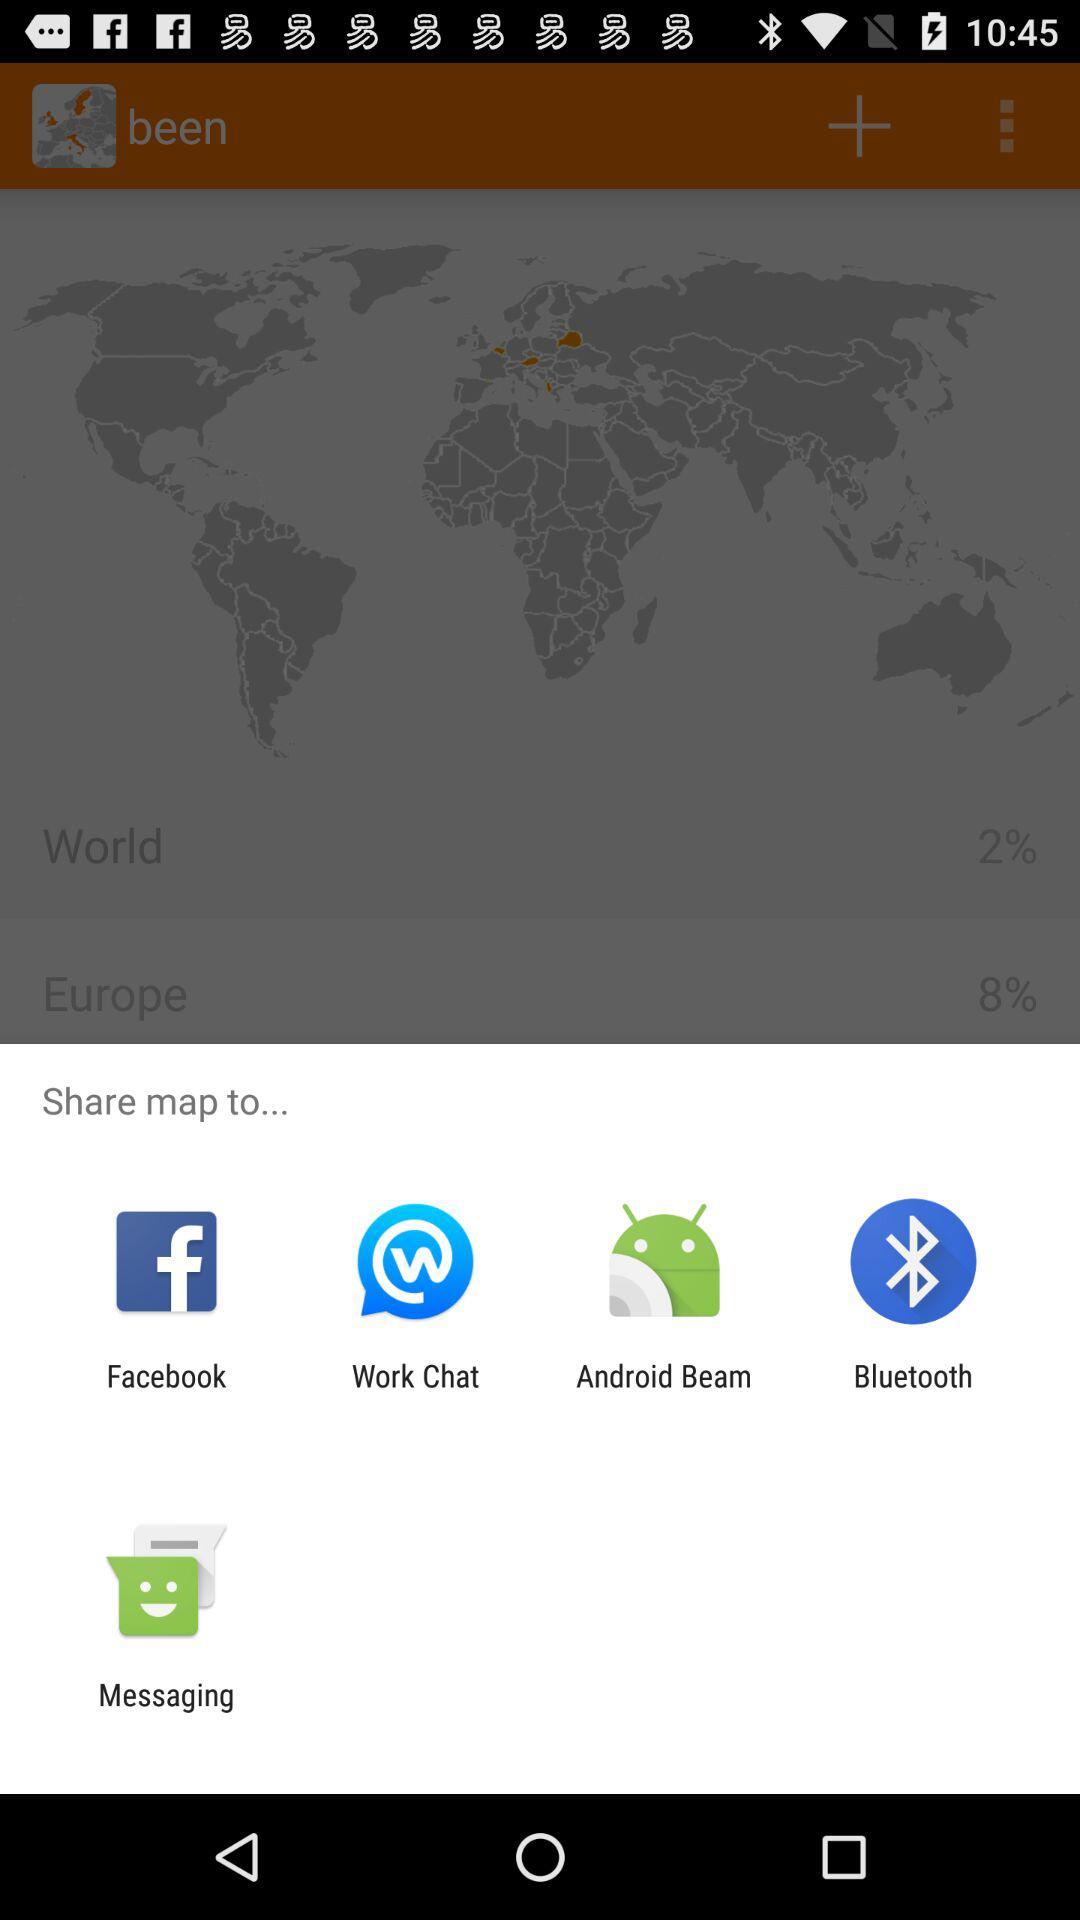 This screenshot has width=1080, height=1920. What do you see at coordinates (165, 1392) in the screenshot?
I see `facebook icon` at bounding box center [165, 1392].